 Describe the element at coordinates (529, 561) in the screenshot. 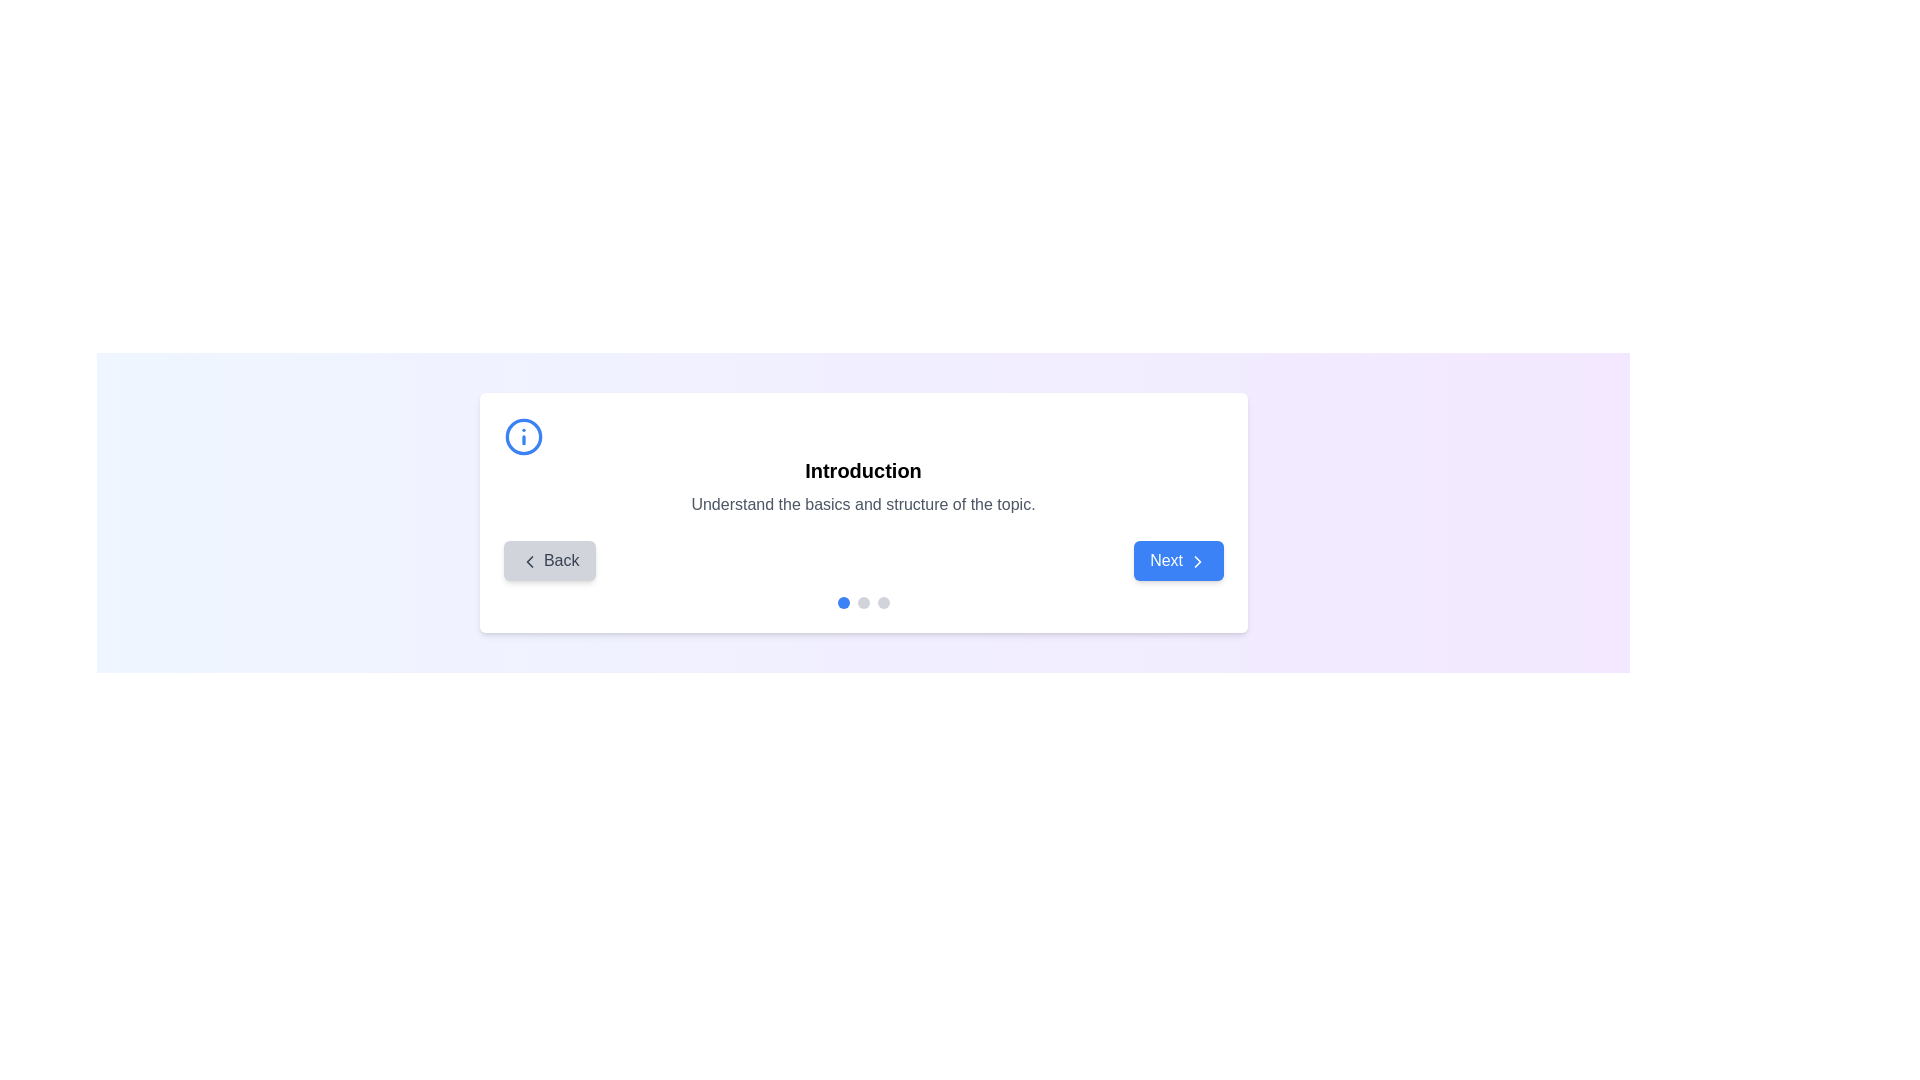

I see `the left-pointing arrow icon within the 'Back' button to trigger potential visual feedback` at that location.